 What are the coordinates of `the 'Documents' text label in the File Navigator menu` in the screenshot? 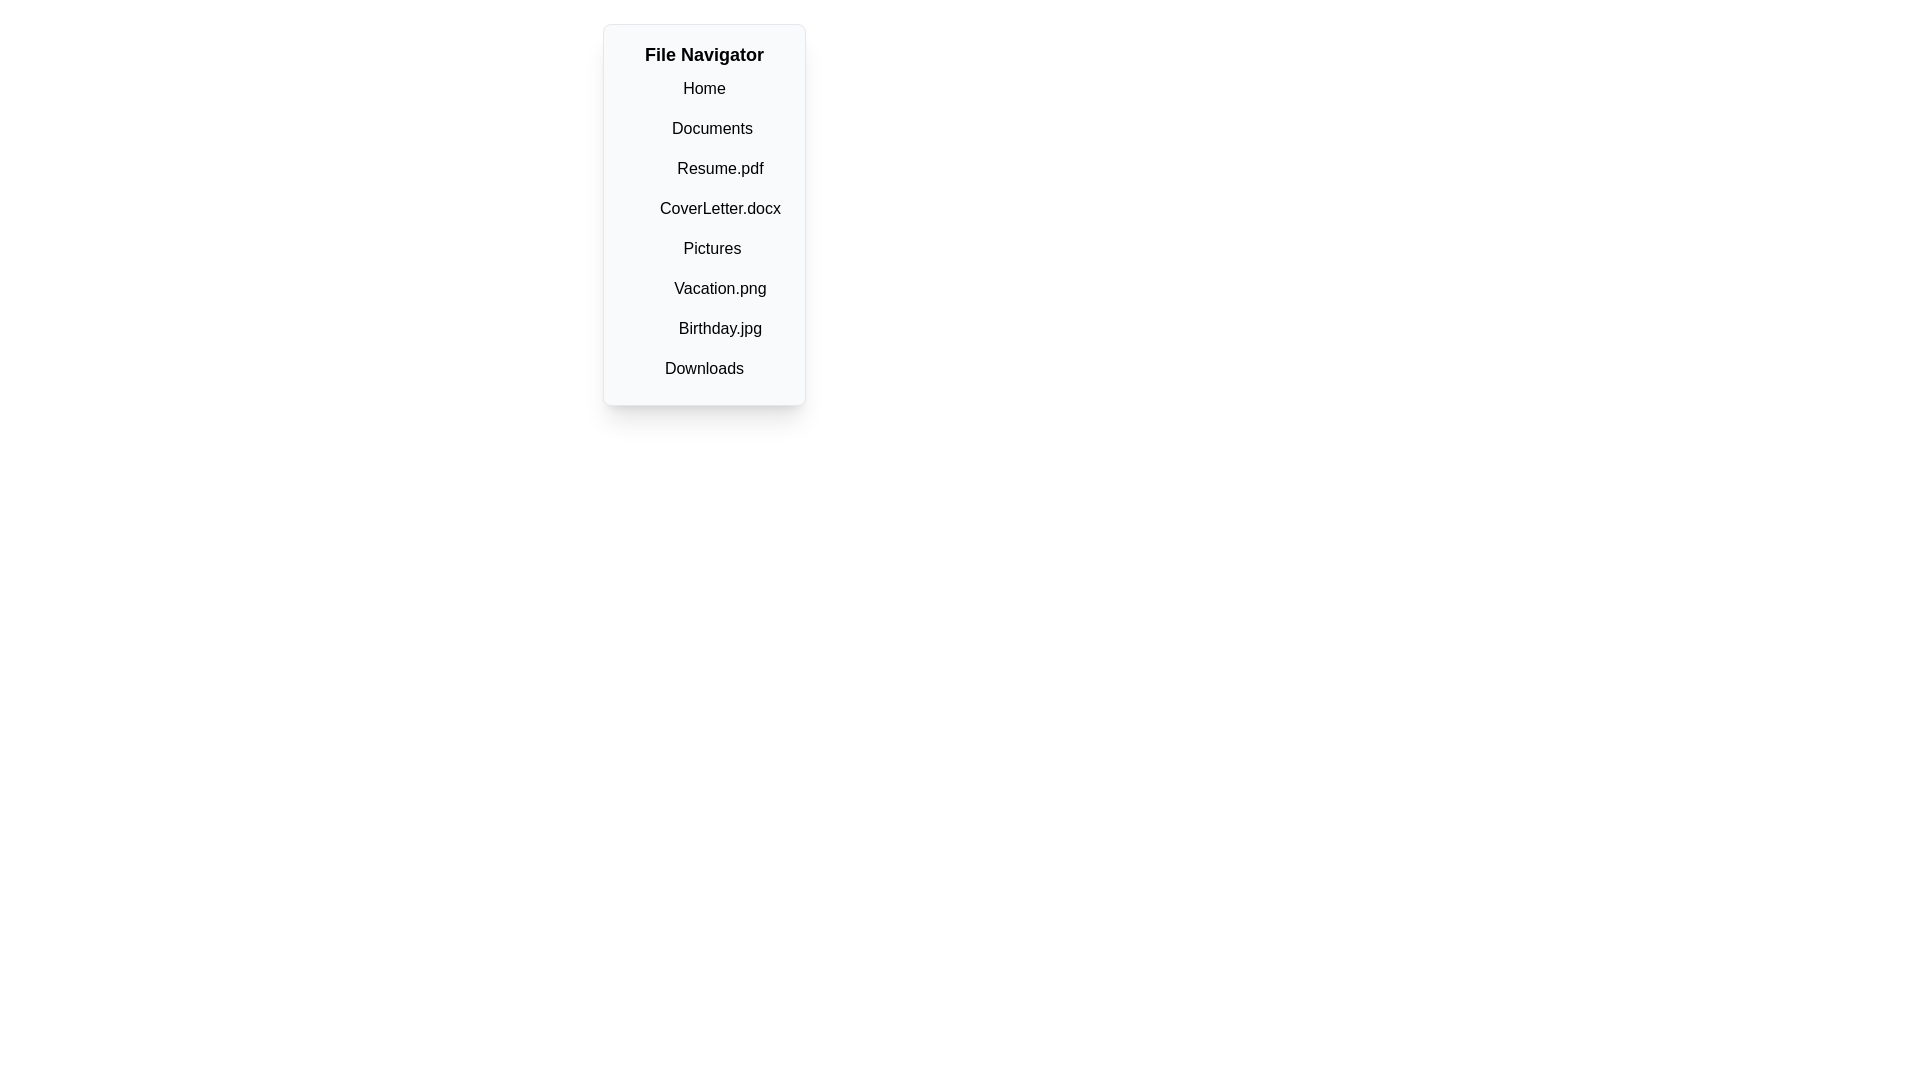 It's located at (712, 128).